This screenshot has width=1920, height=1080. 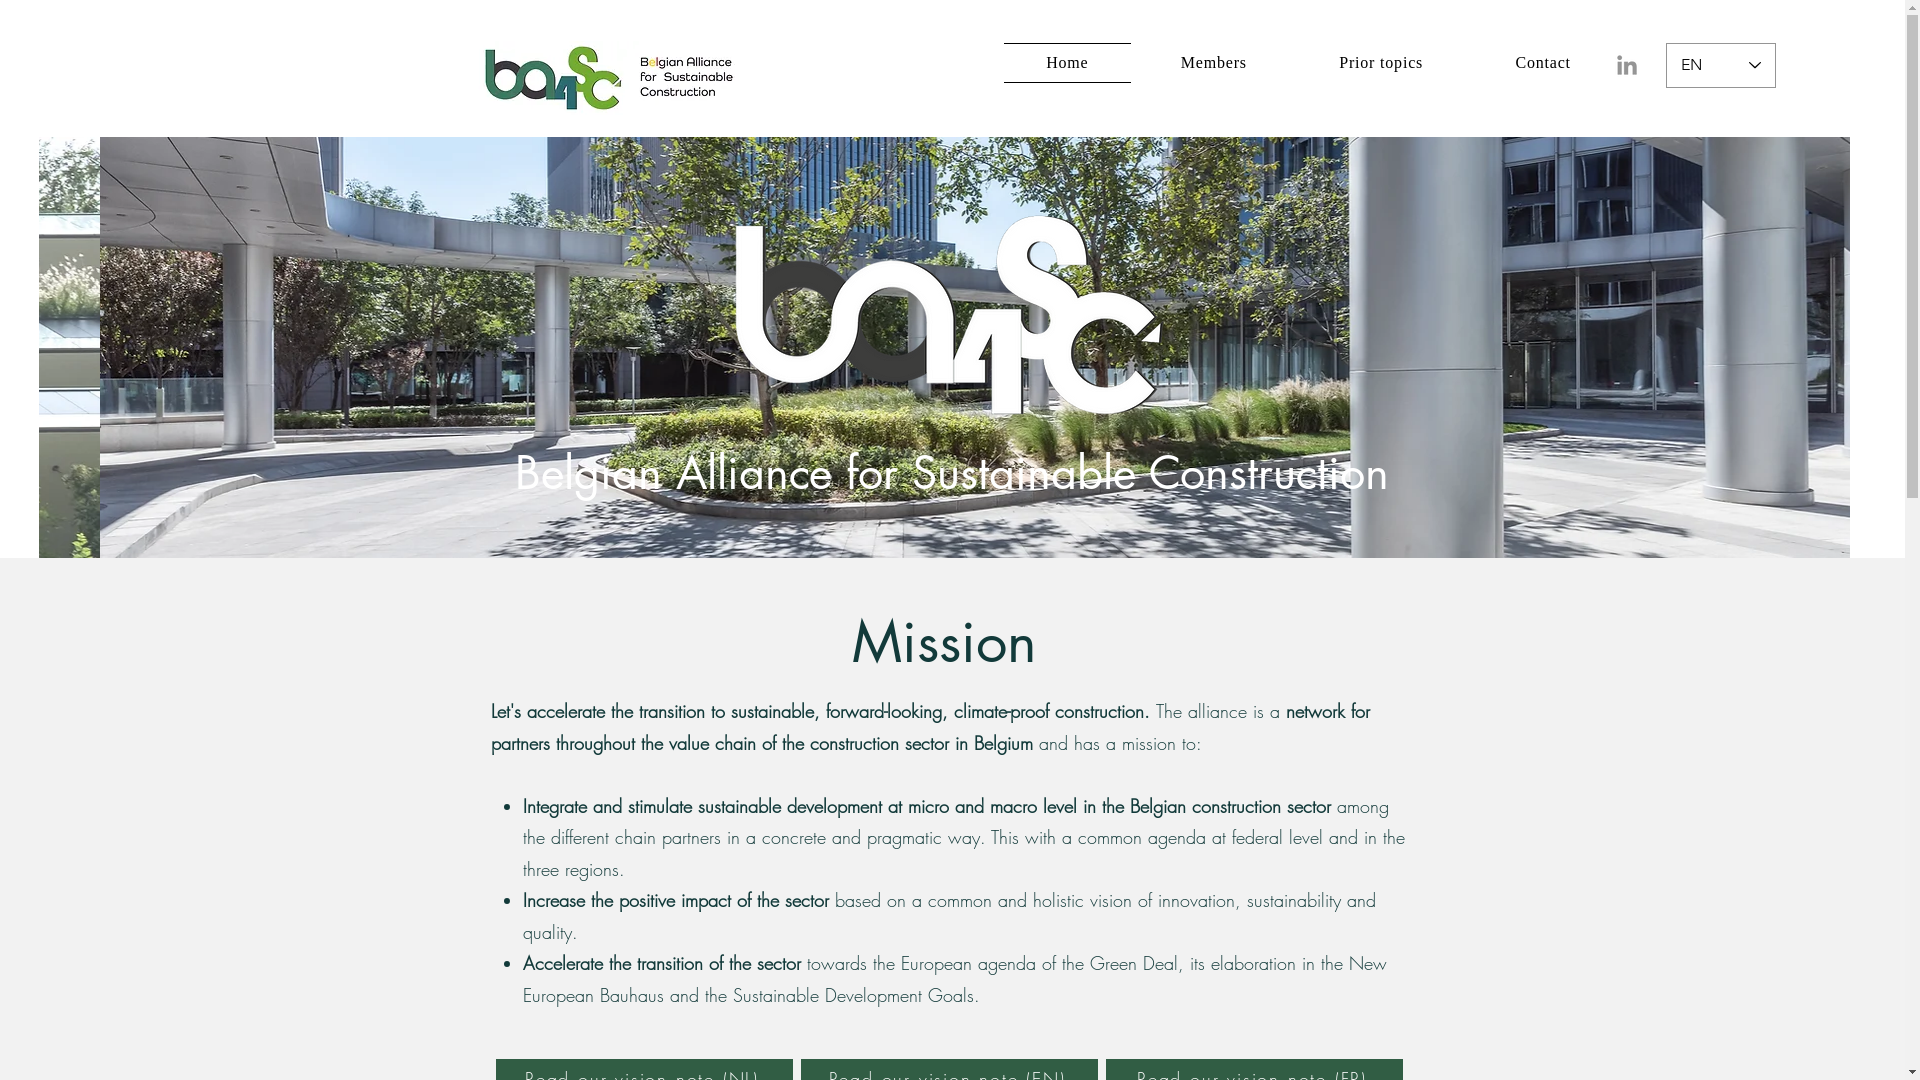 I want to click on 'Prior topics', so click(x=1380, y=61).